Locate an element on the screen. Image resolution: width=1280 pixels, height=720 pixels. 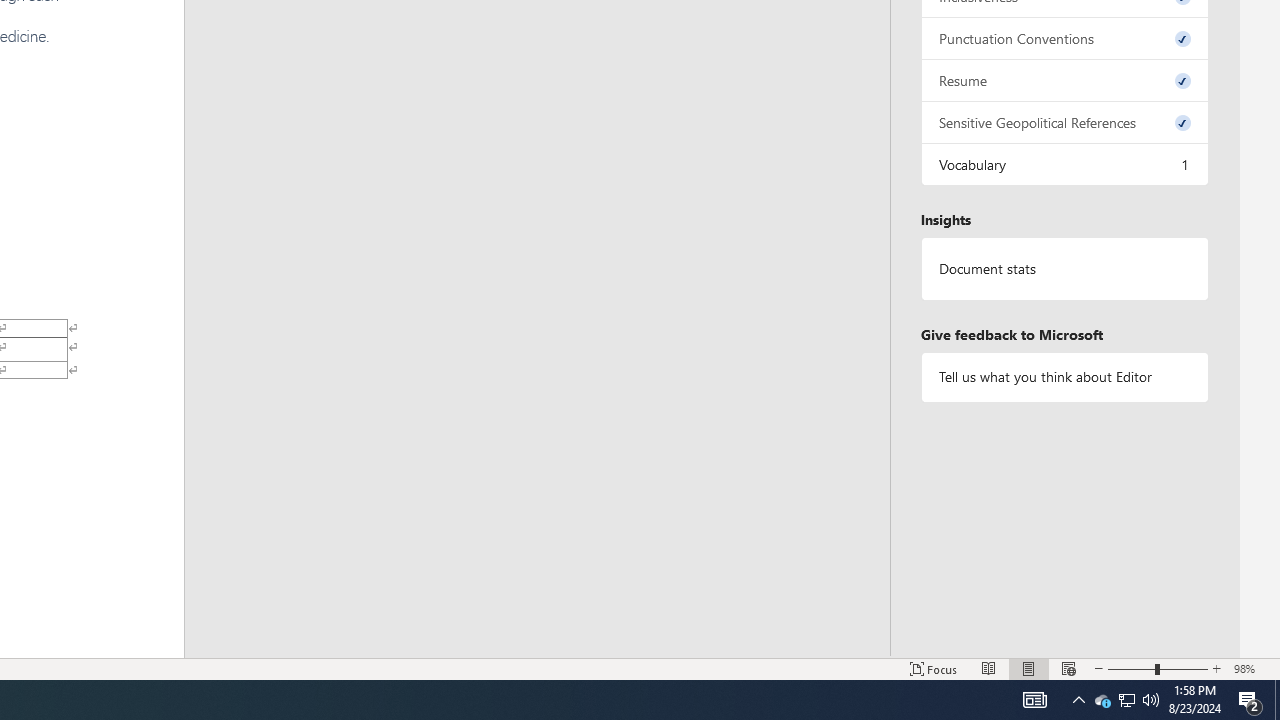
'Resume, 0 issues. Press space or enter to review items.' is located at coordinates (1063, 79).